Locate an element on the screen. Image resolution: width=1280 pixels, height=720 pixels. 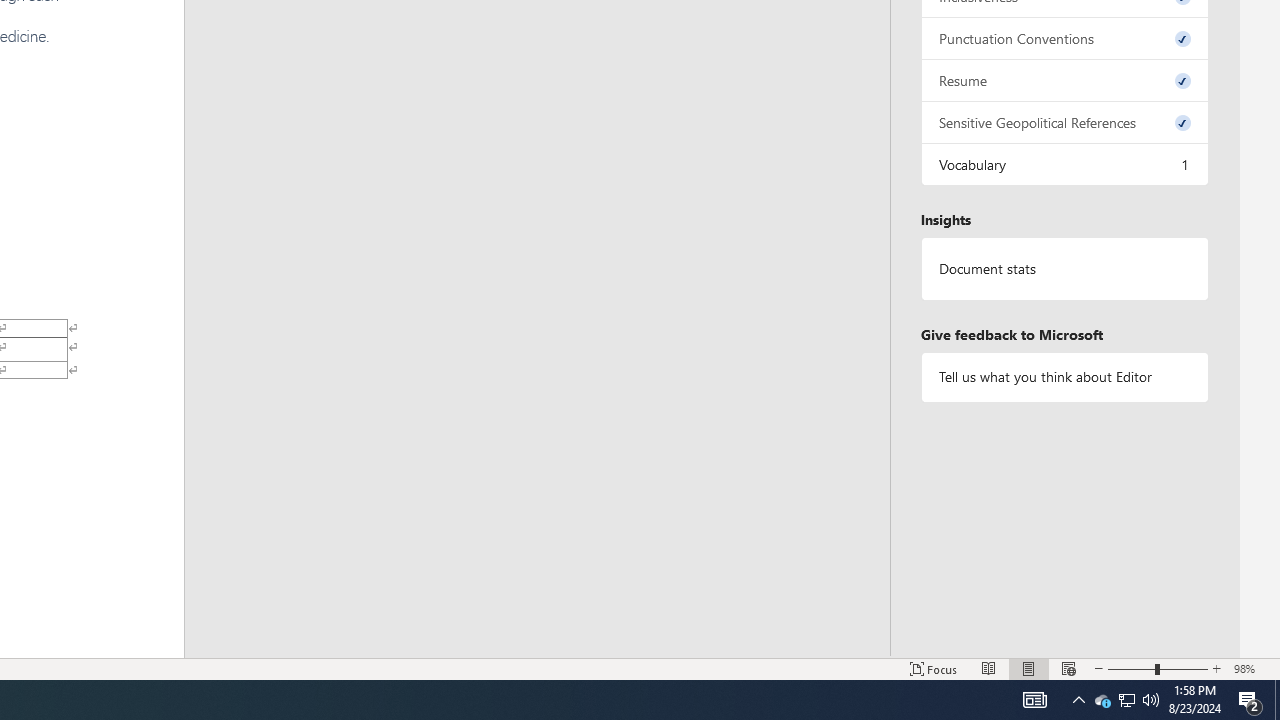
'Resume, 0 issues. Press space or enter to review items.' is located at coordinates (1063, 79).